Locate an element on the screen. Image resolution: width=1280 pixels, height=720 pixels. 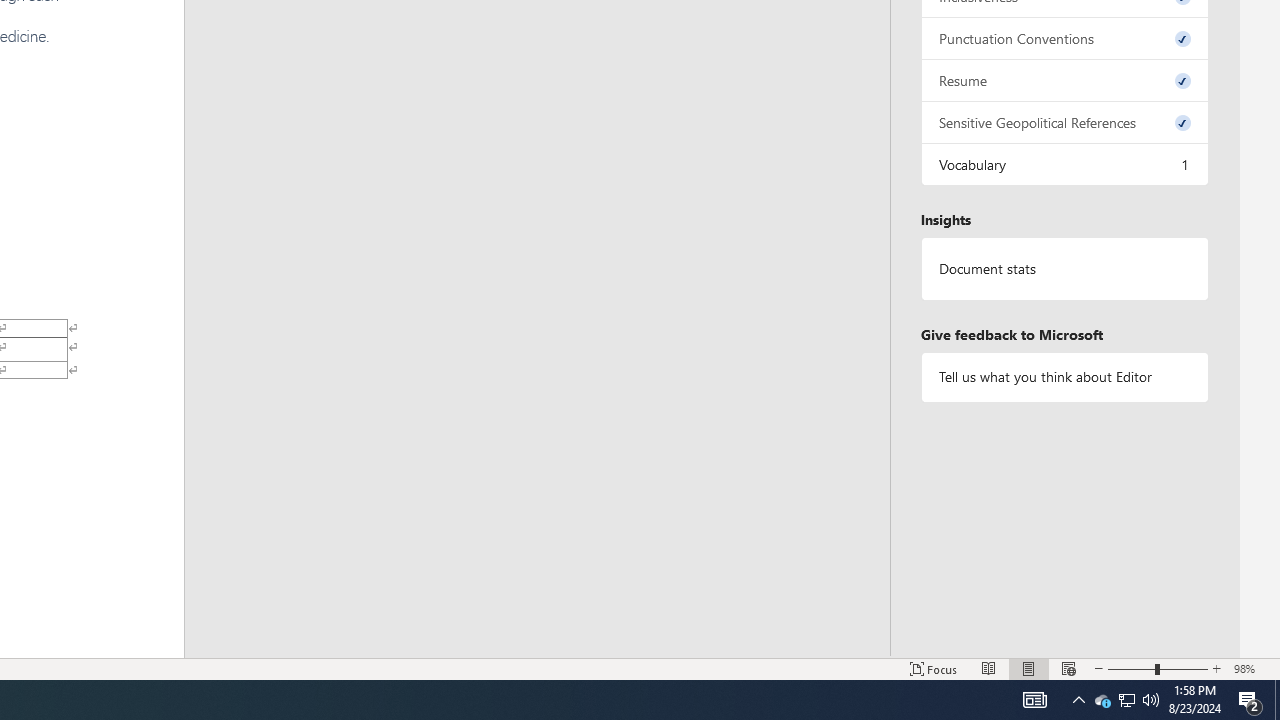
'Resume, 0 issues. Press space or enter to review items.' is located at coordinates (1063, 79).